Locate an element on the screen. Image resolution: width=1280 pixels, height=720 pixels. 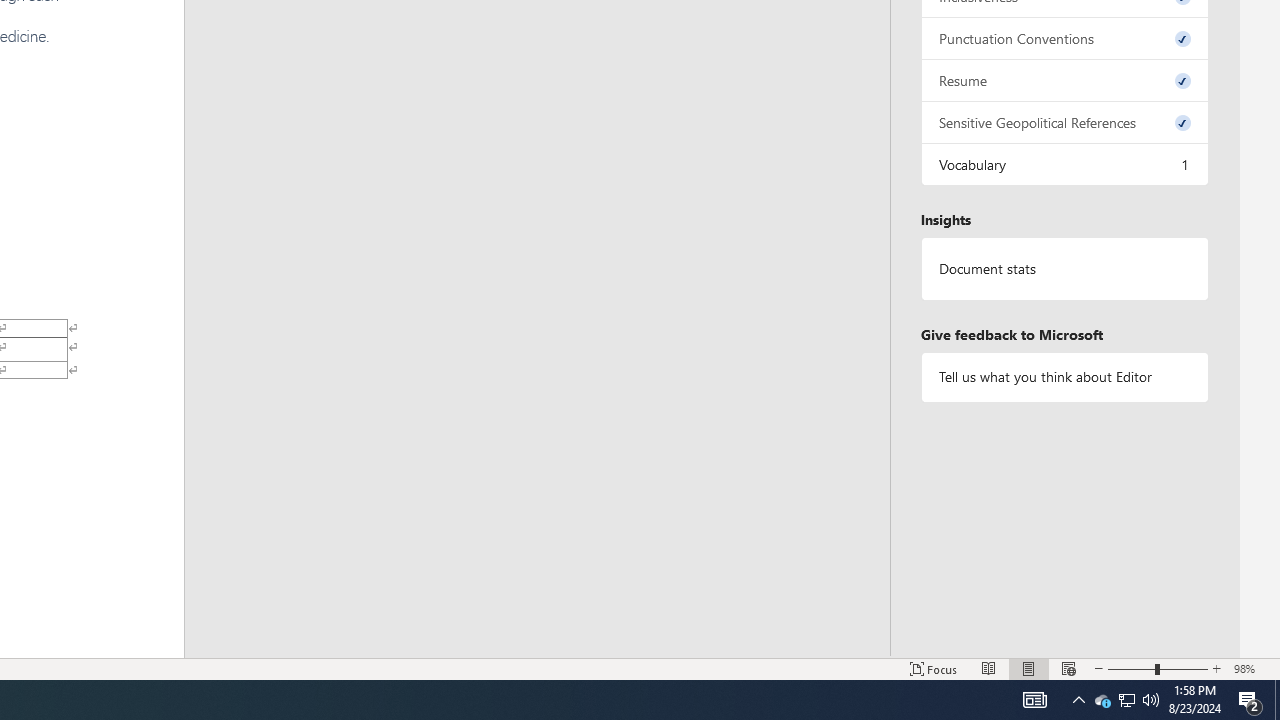
'Resume, 0 issues. Press space or enter to review items.' is located at coordinates (1063, 79).